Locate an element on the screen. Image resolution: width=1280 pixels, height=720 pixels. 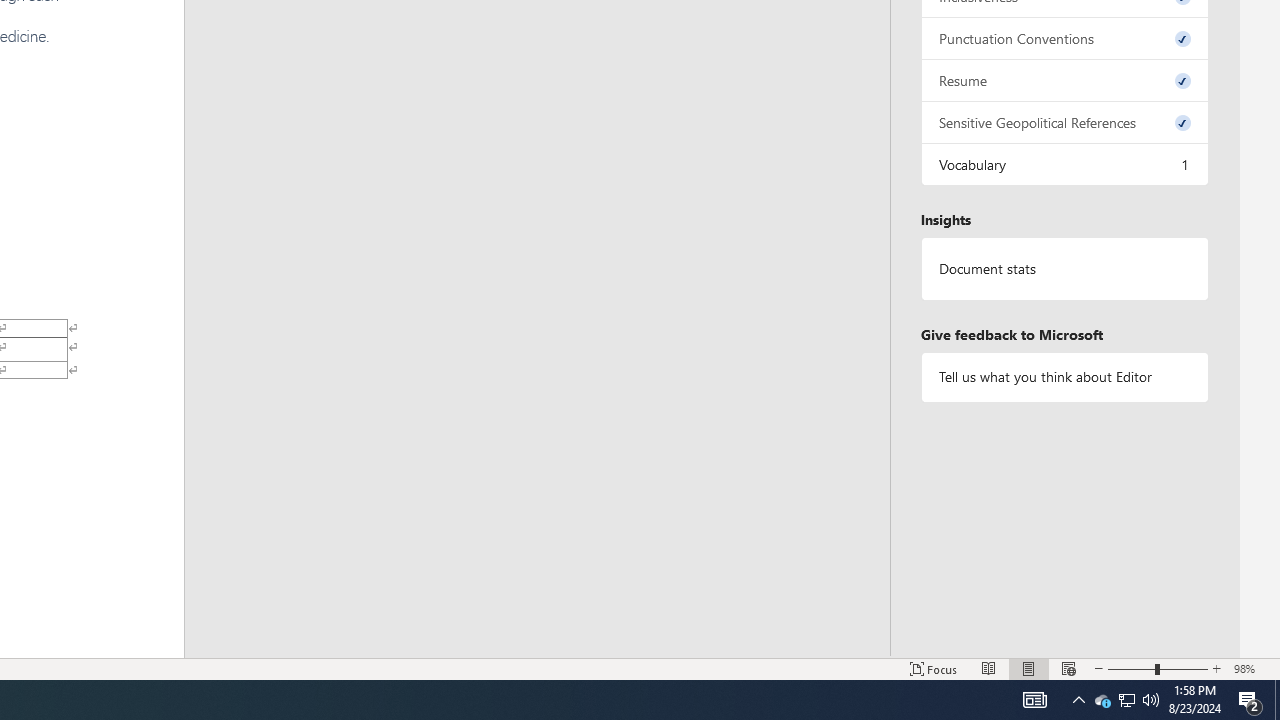
'Resume, 0 issues. Press space or enter to review items.' is located at coordinates (1063, 79).